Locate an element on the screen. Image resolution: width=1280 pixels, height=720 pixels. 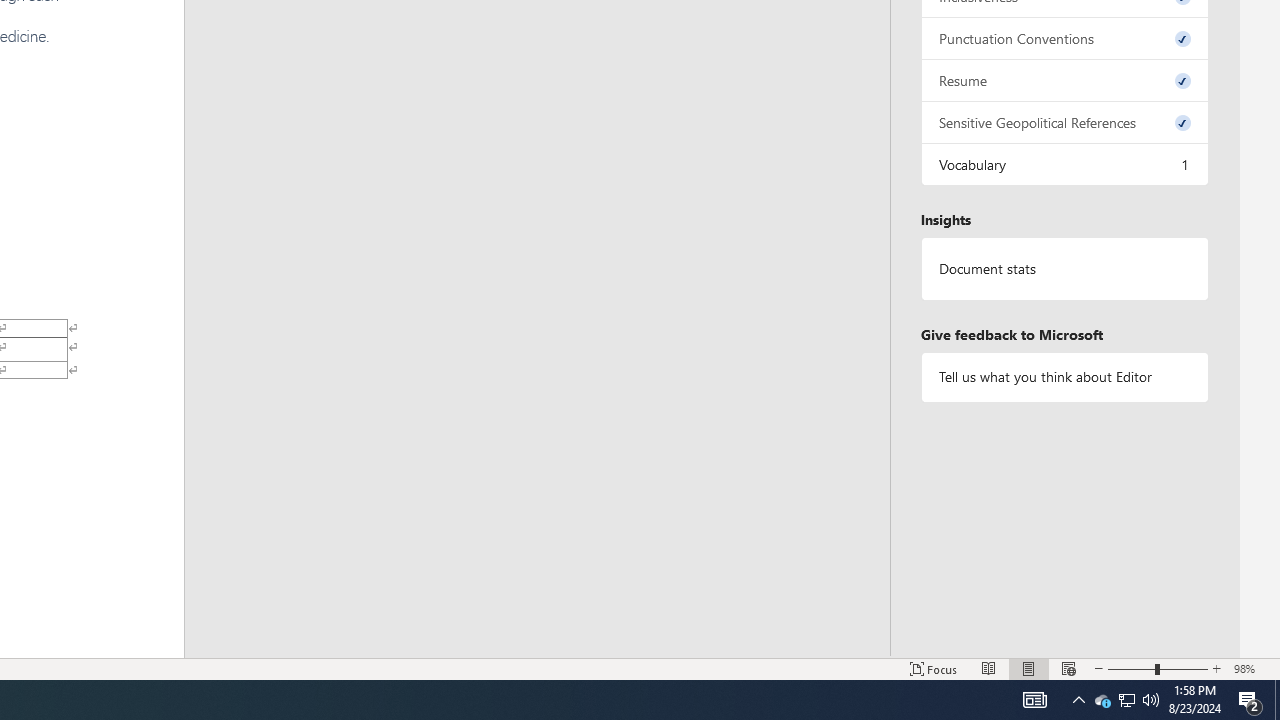
'Resume, 0 issues. Press space or enter to review items.' is located at coordinates (1063, 79).